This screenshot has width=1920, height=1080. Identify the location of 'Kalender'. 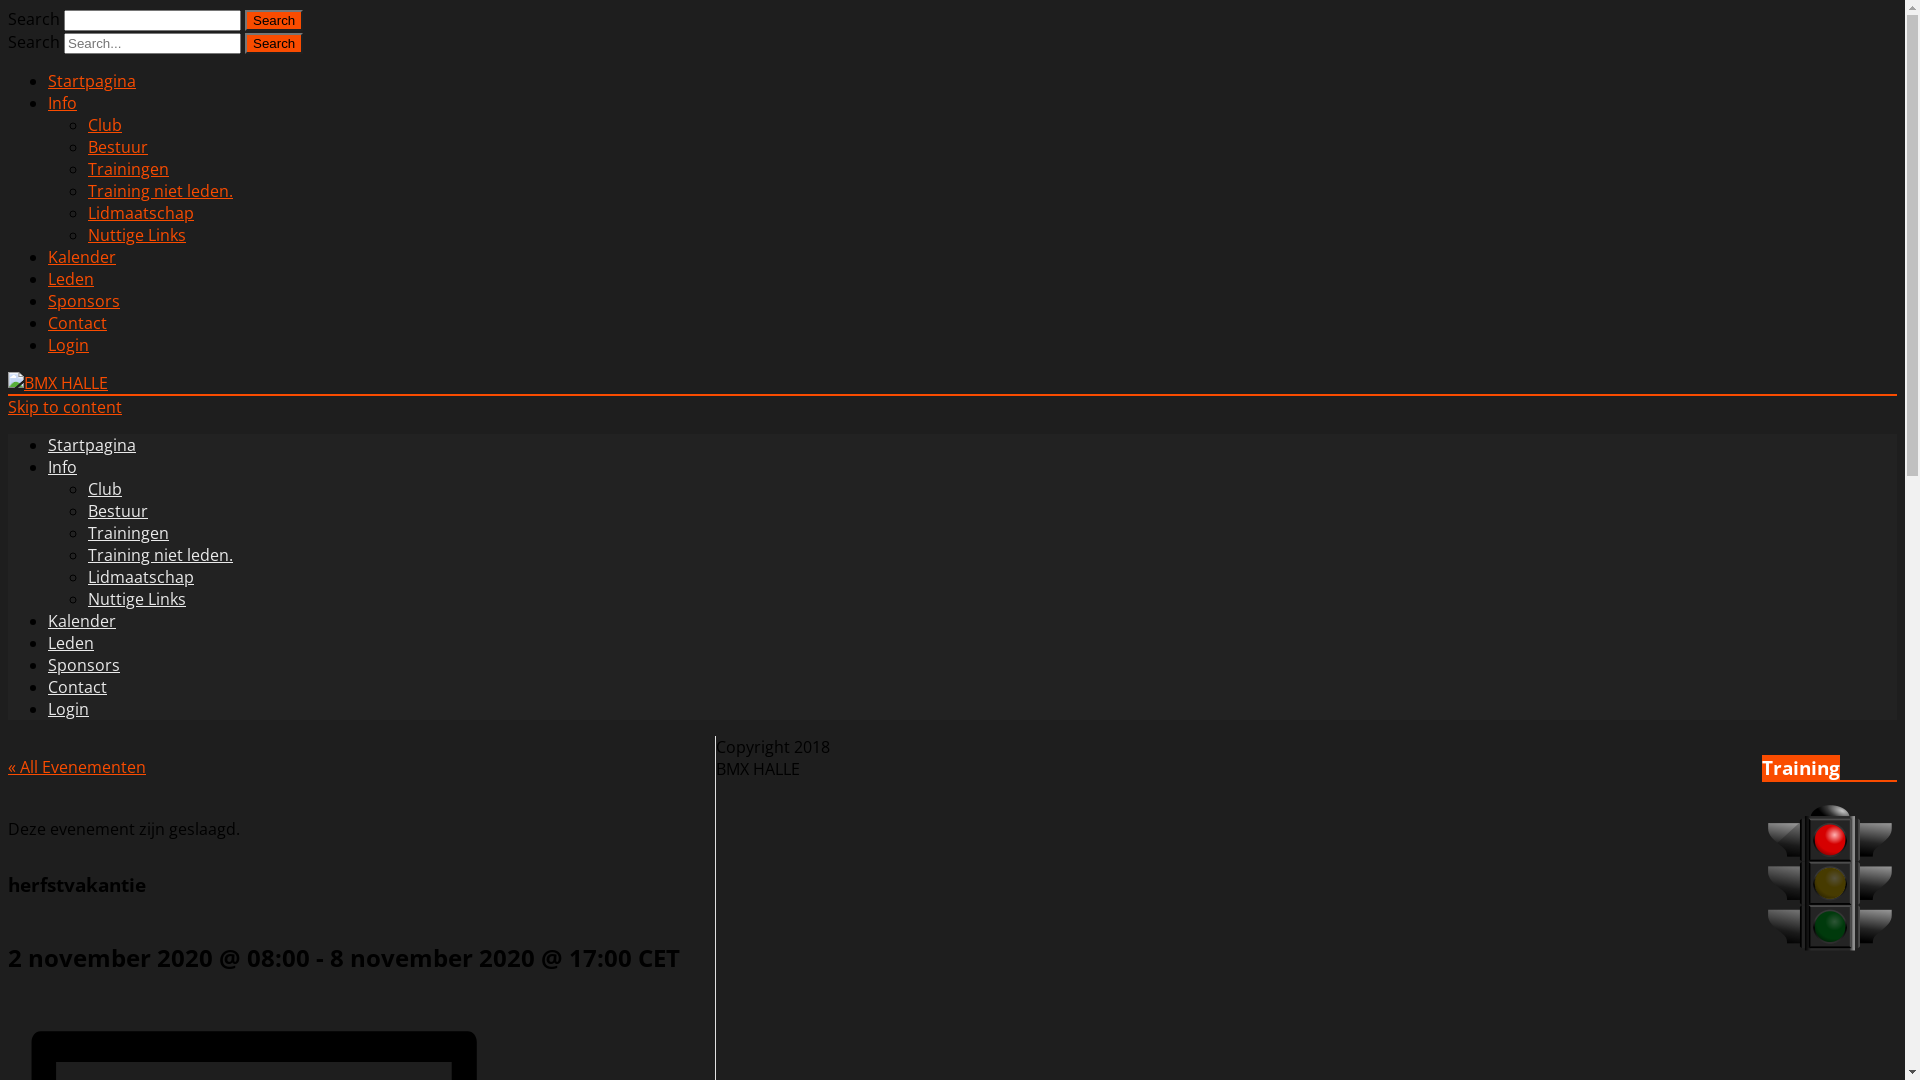
(80, 256).